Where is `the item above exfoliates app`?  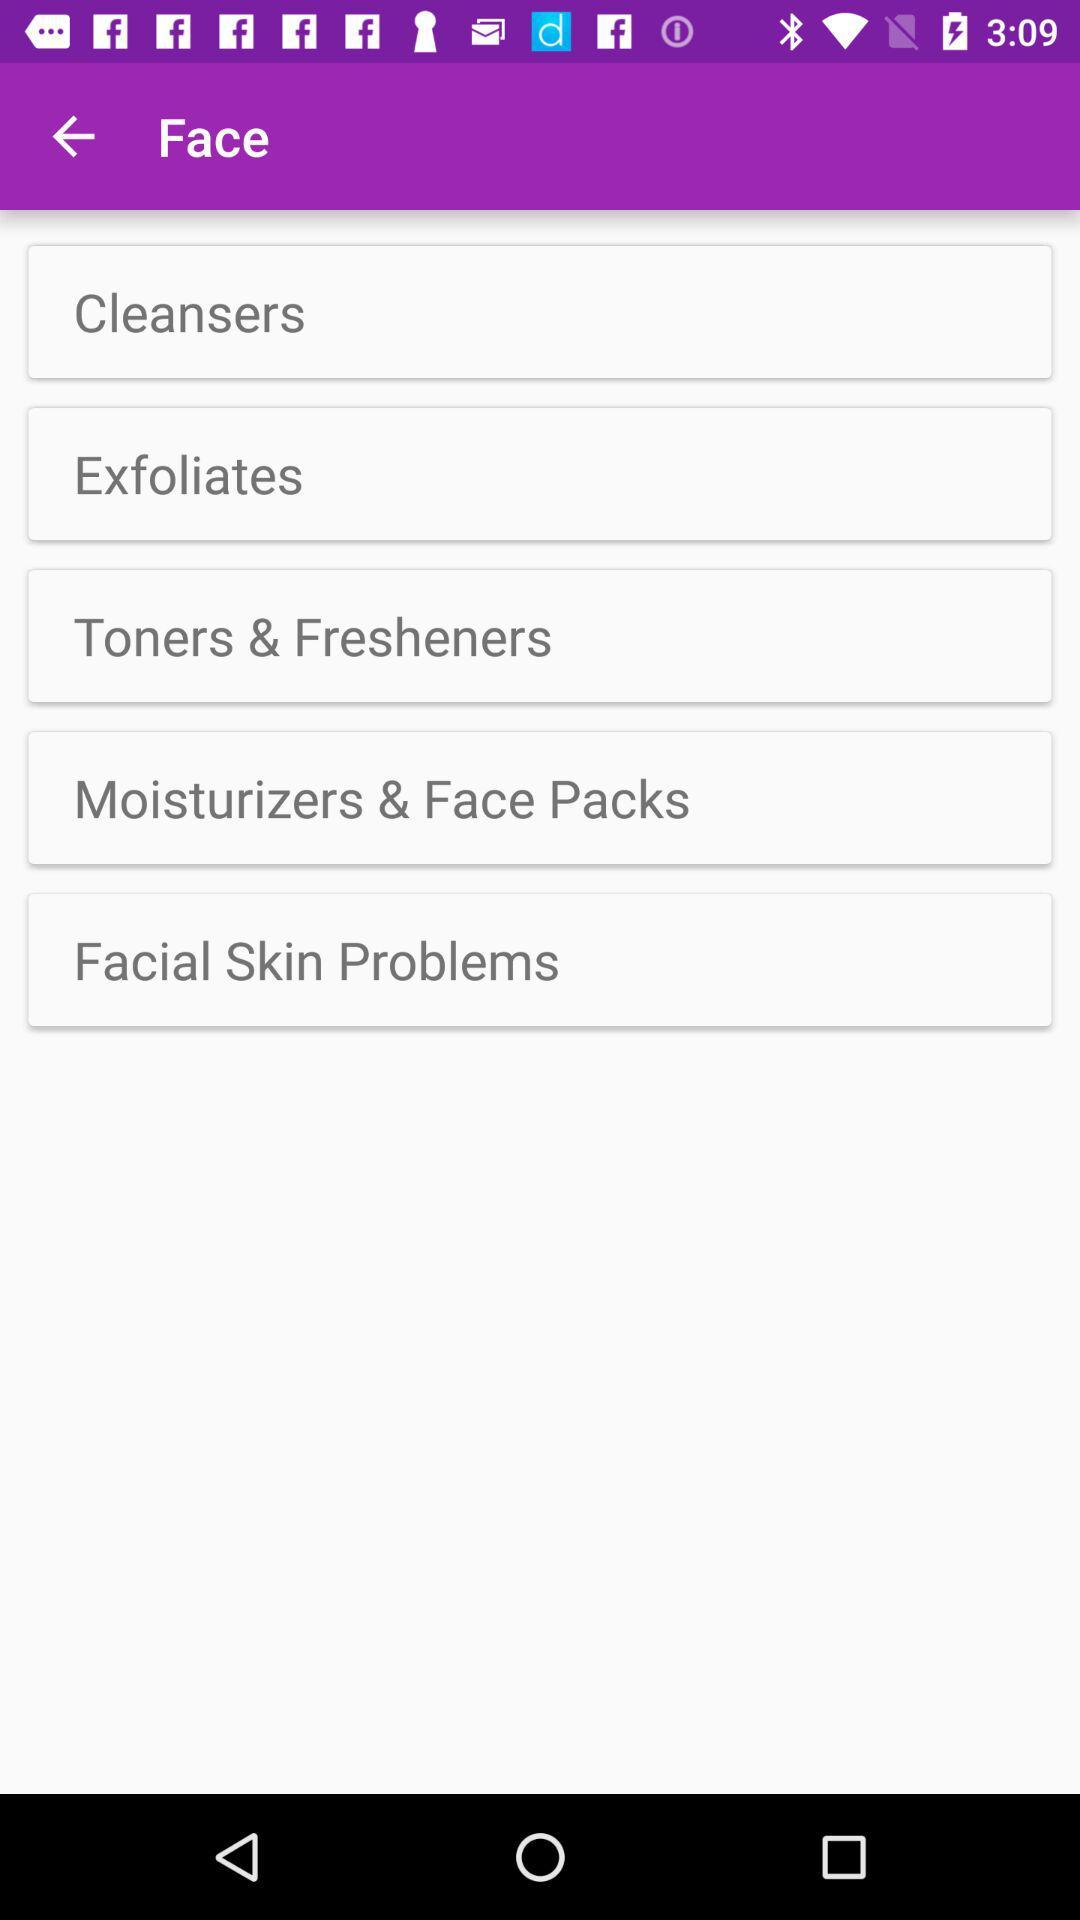 the item above exfoliates app is located at coordinates (540, 311).